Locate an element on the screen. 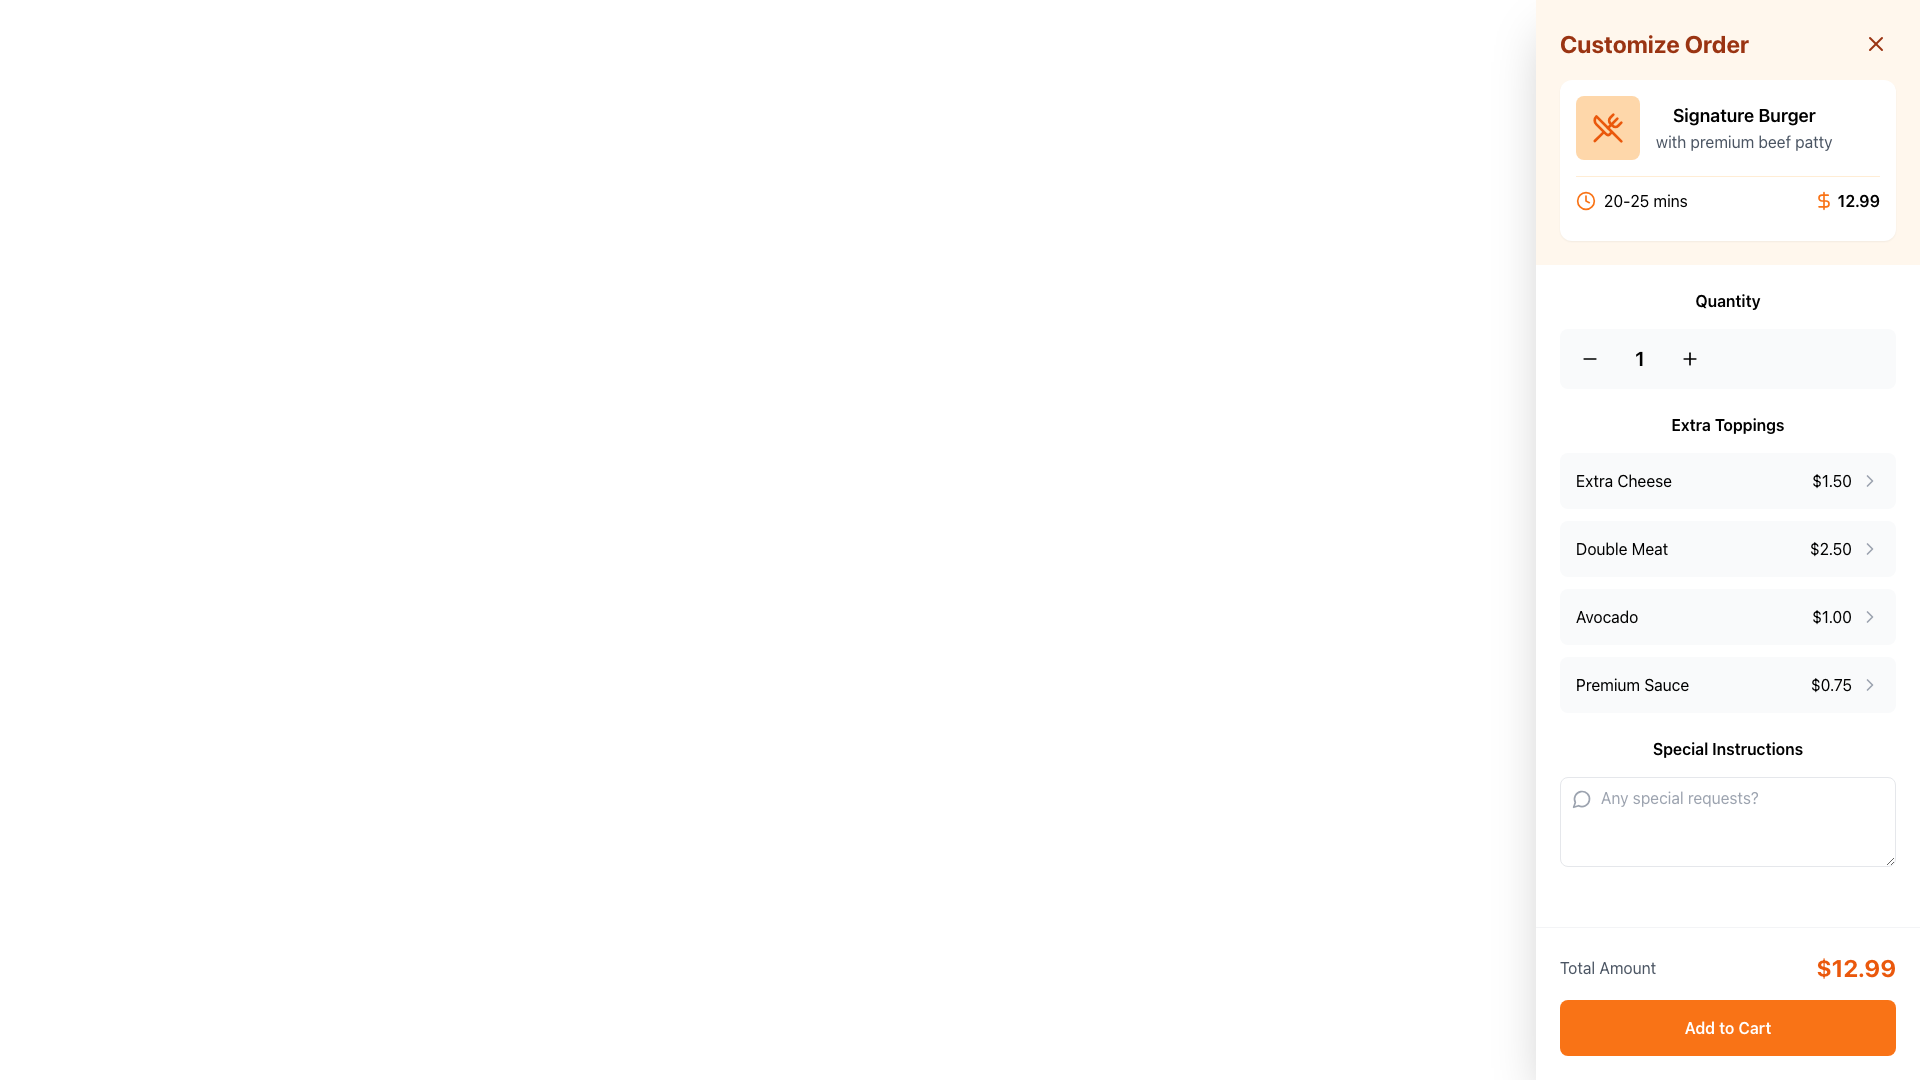  the text input area under the heading 'Special Instructions' with placeholder text 'Any special requests?' is located at coordinates (1727, 804).